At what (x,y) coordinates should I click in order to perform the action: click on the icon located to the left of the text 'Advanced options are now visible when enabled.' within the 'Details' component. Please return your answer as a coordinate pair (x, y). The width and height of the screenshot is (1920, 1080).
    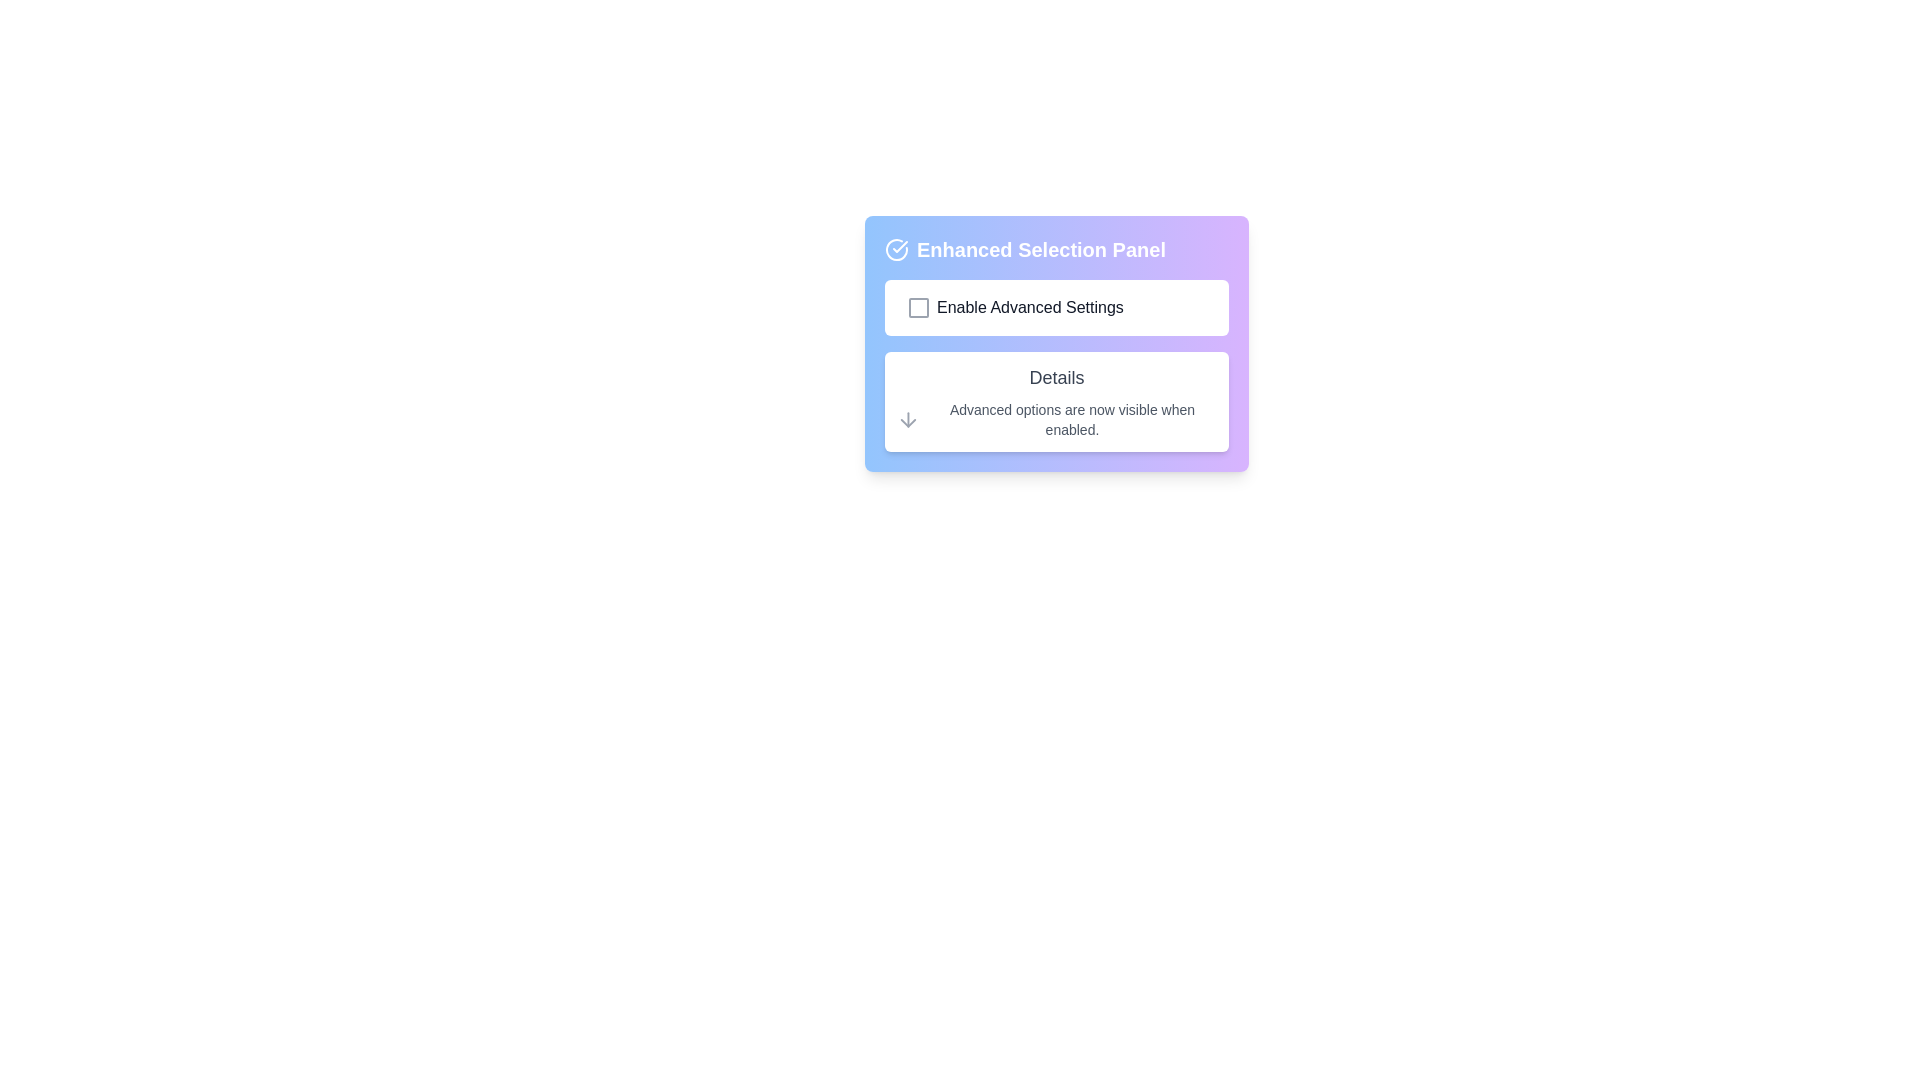
    Looking at the image, I should click on (907, 419).